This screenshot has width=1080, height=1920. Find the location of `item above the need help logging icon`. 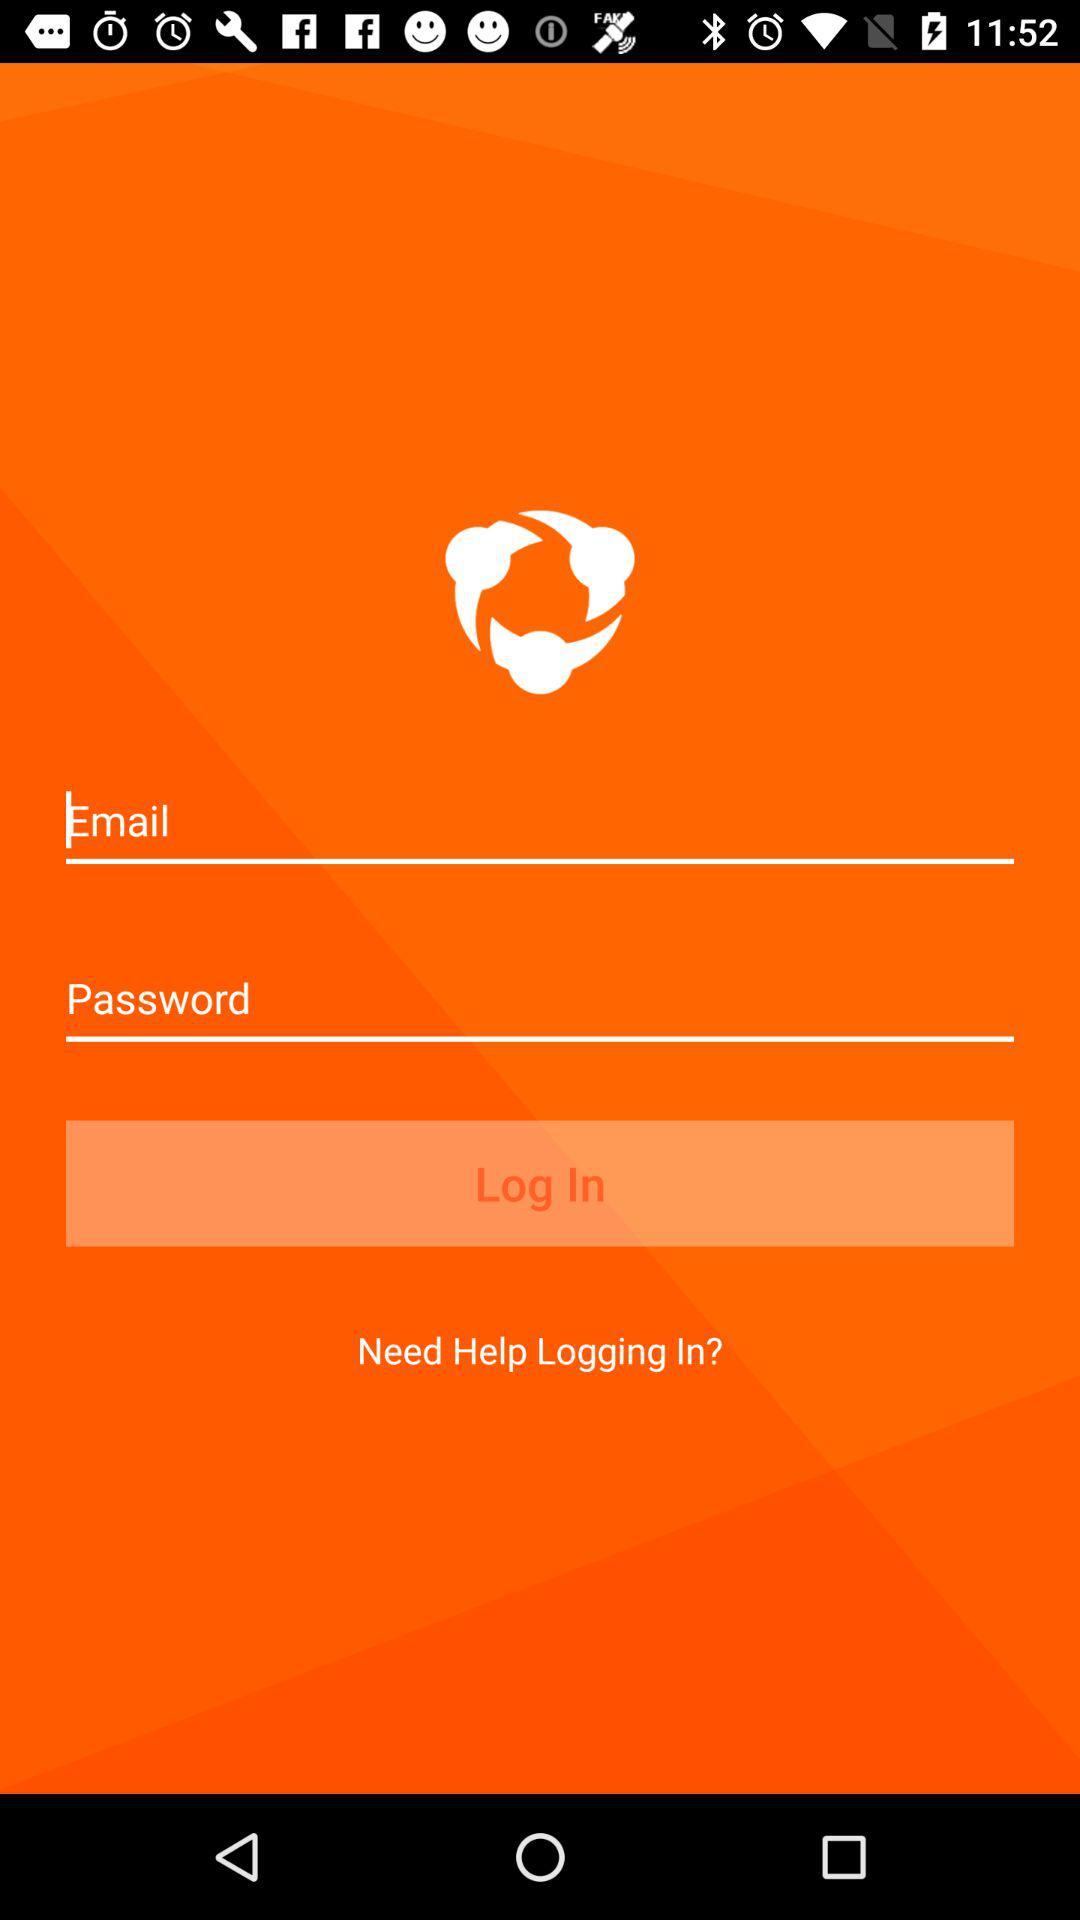

item above the need help logging icon is located at coordinates (540, 1183).